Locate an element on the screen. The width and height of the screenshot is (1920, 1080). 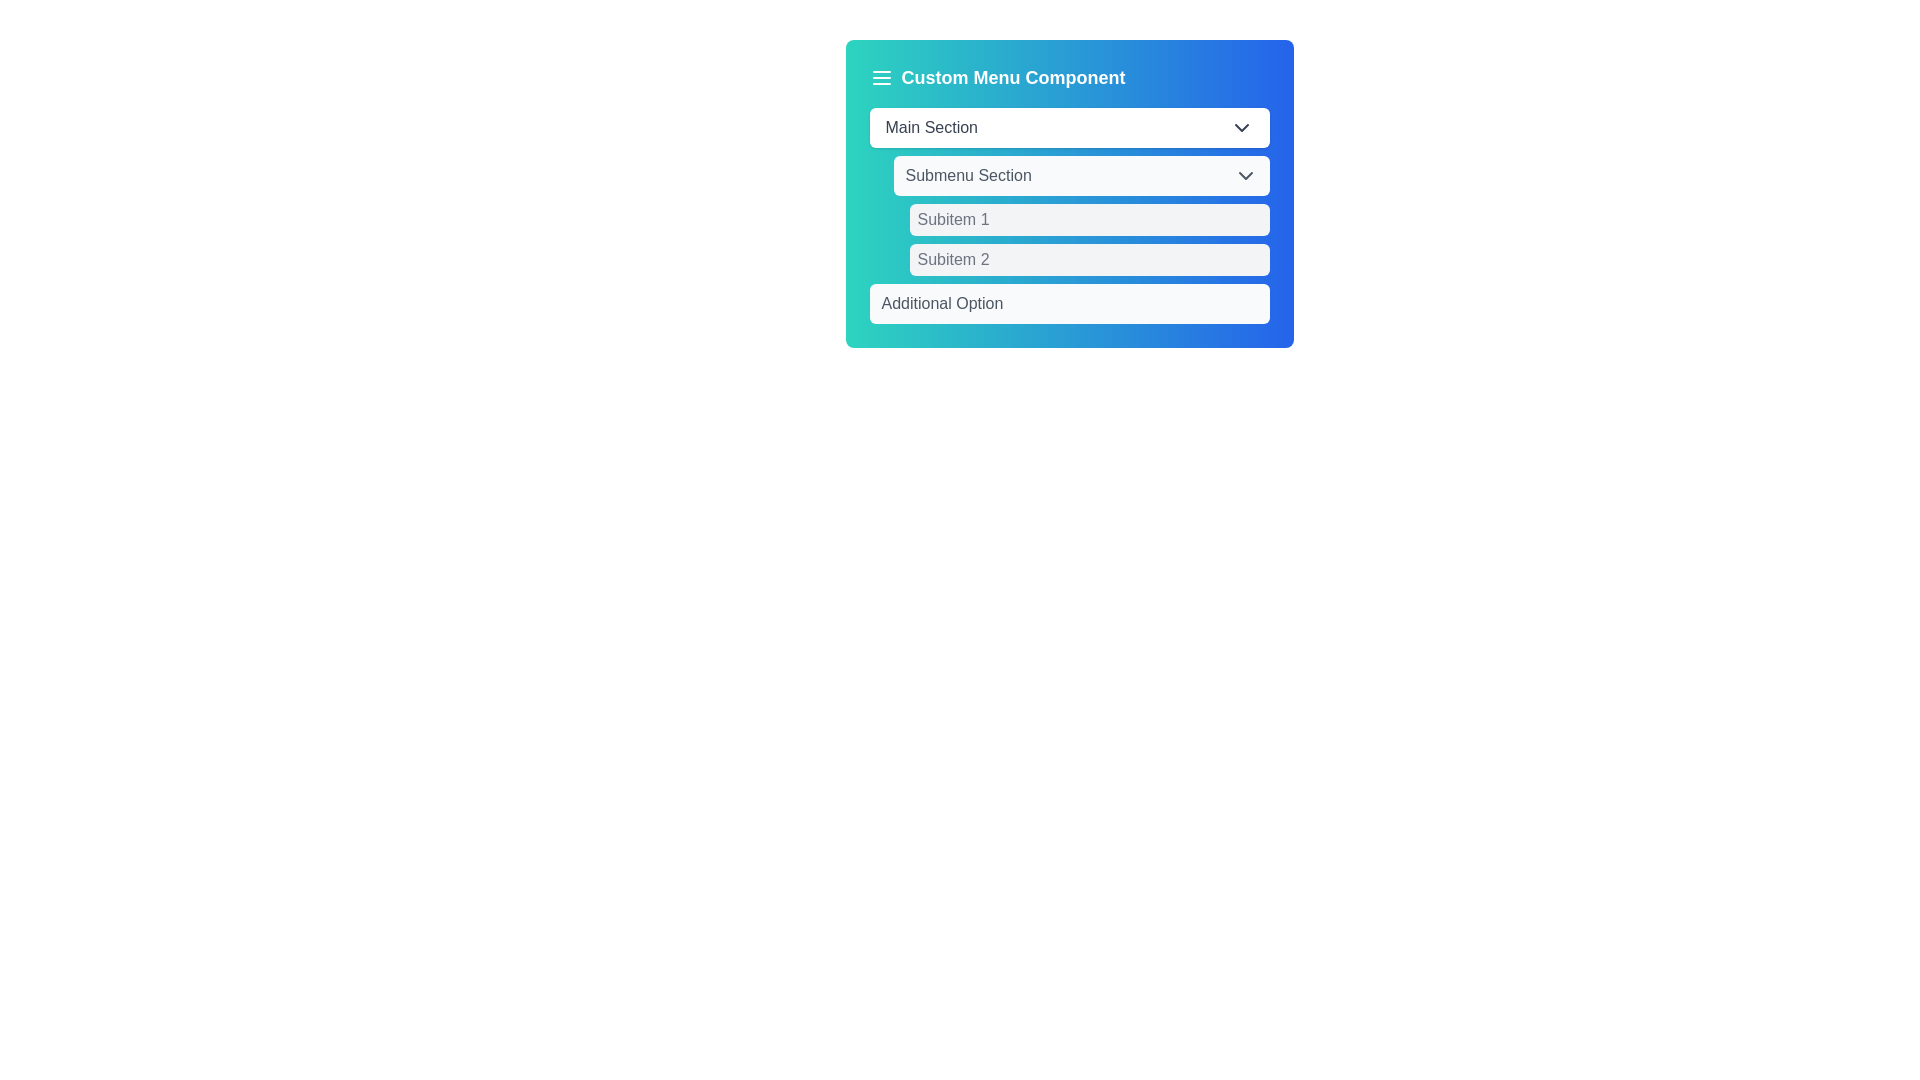
the 'Additional Option' button, which is a horizontal rectangular button with rounded corners and a white background that shifts to a lighter gray when hovered upon is located at coordinates (1068, 304).